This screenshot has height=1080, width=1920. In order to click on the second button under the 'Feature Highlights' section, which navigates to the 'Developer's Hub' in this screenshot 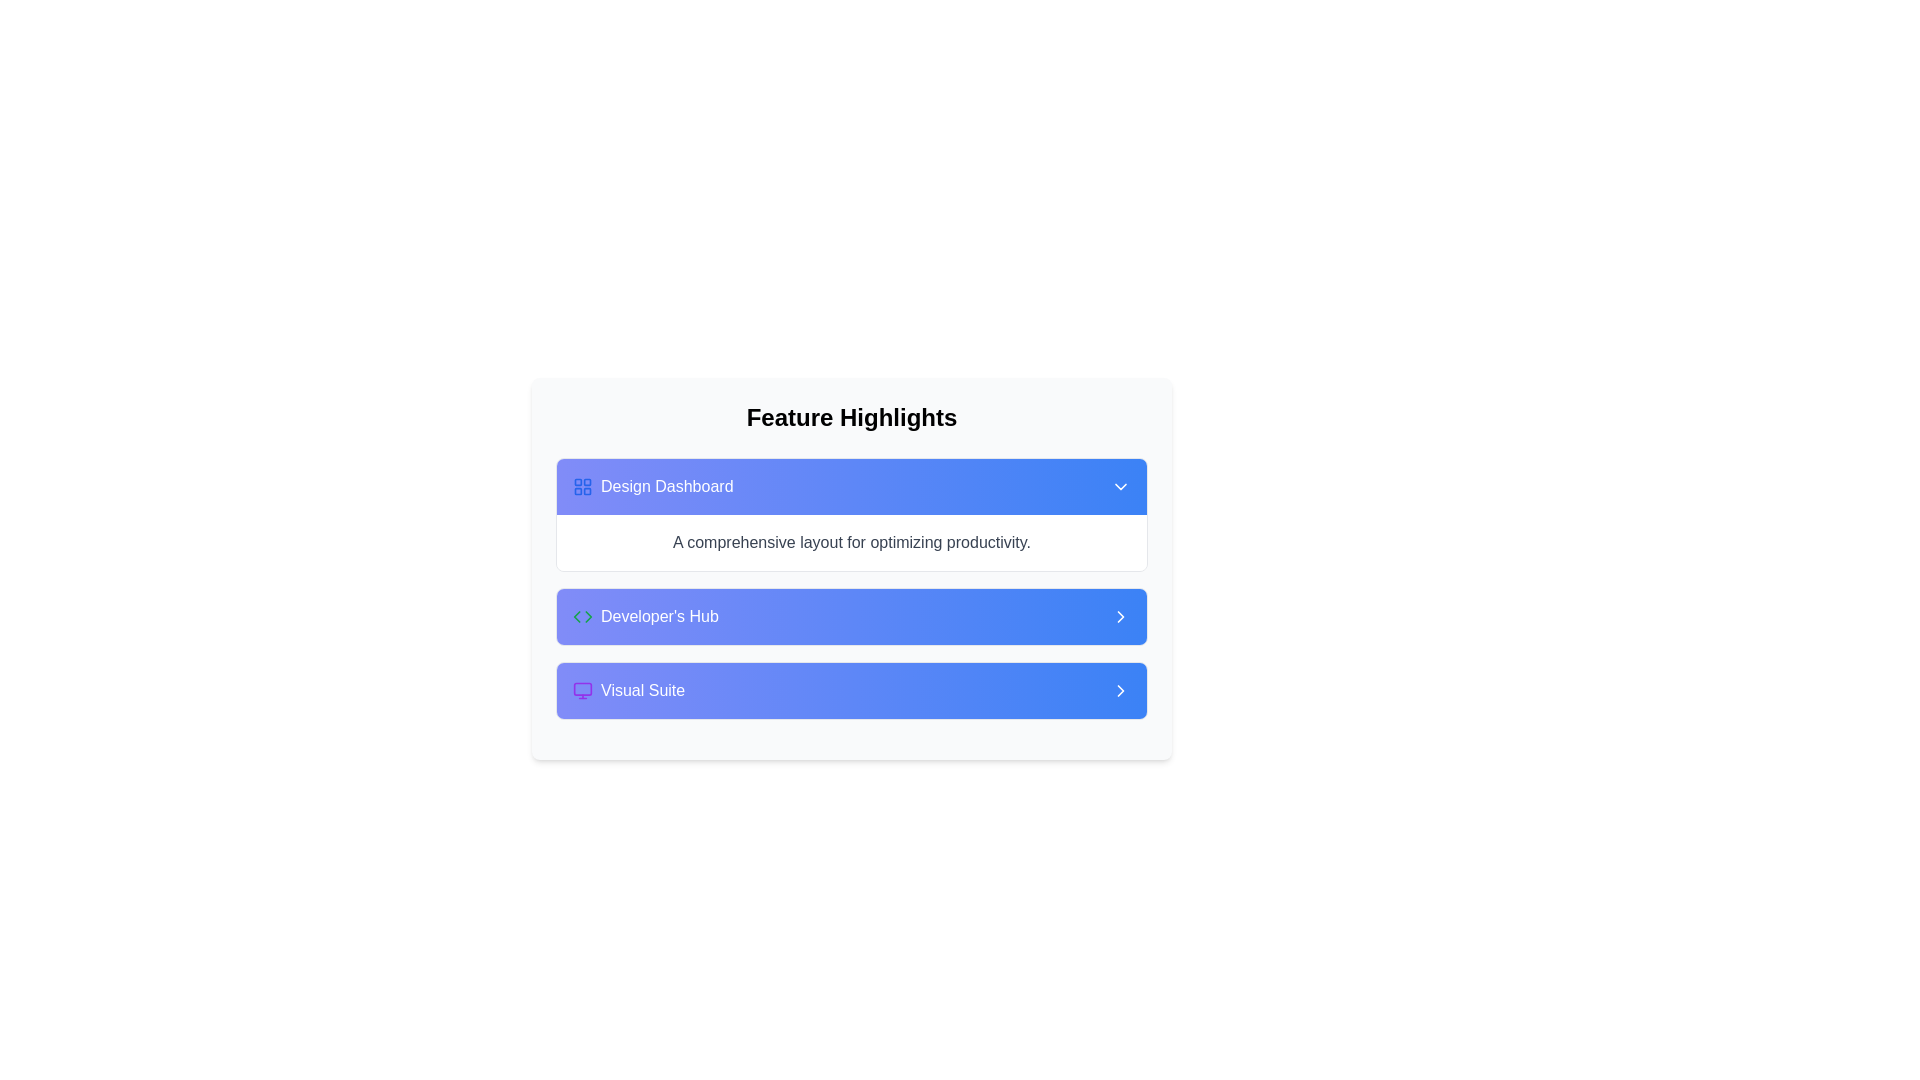, I will do `click(851, 616)`.